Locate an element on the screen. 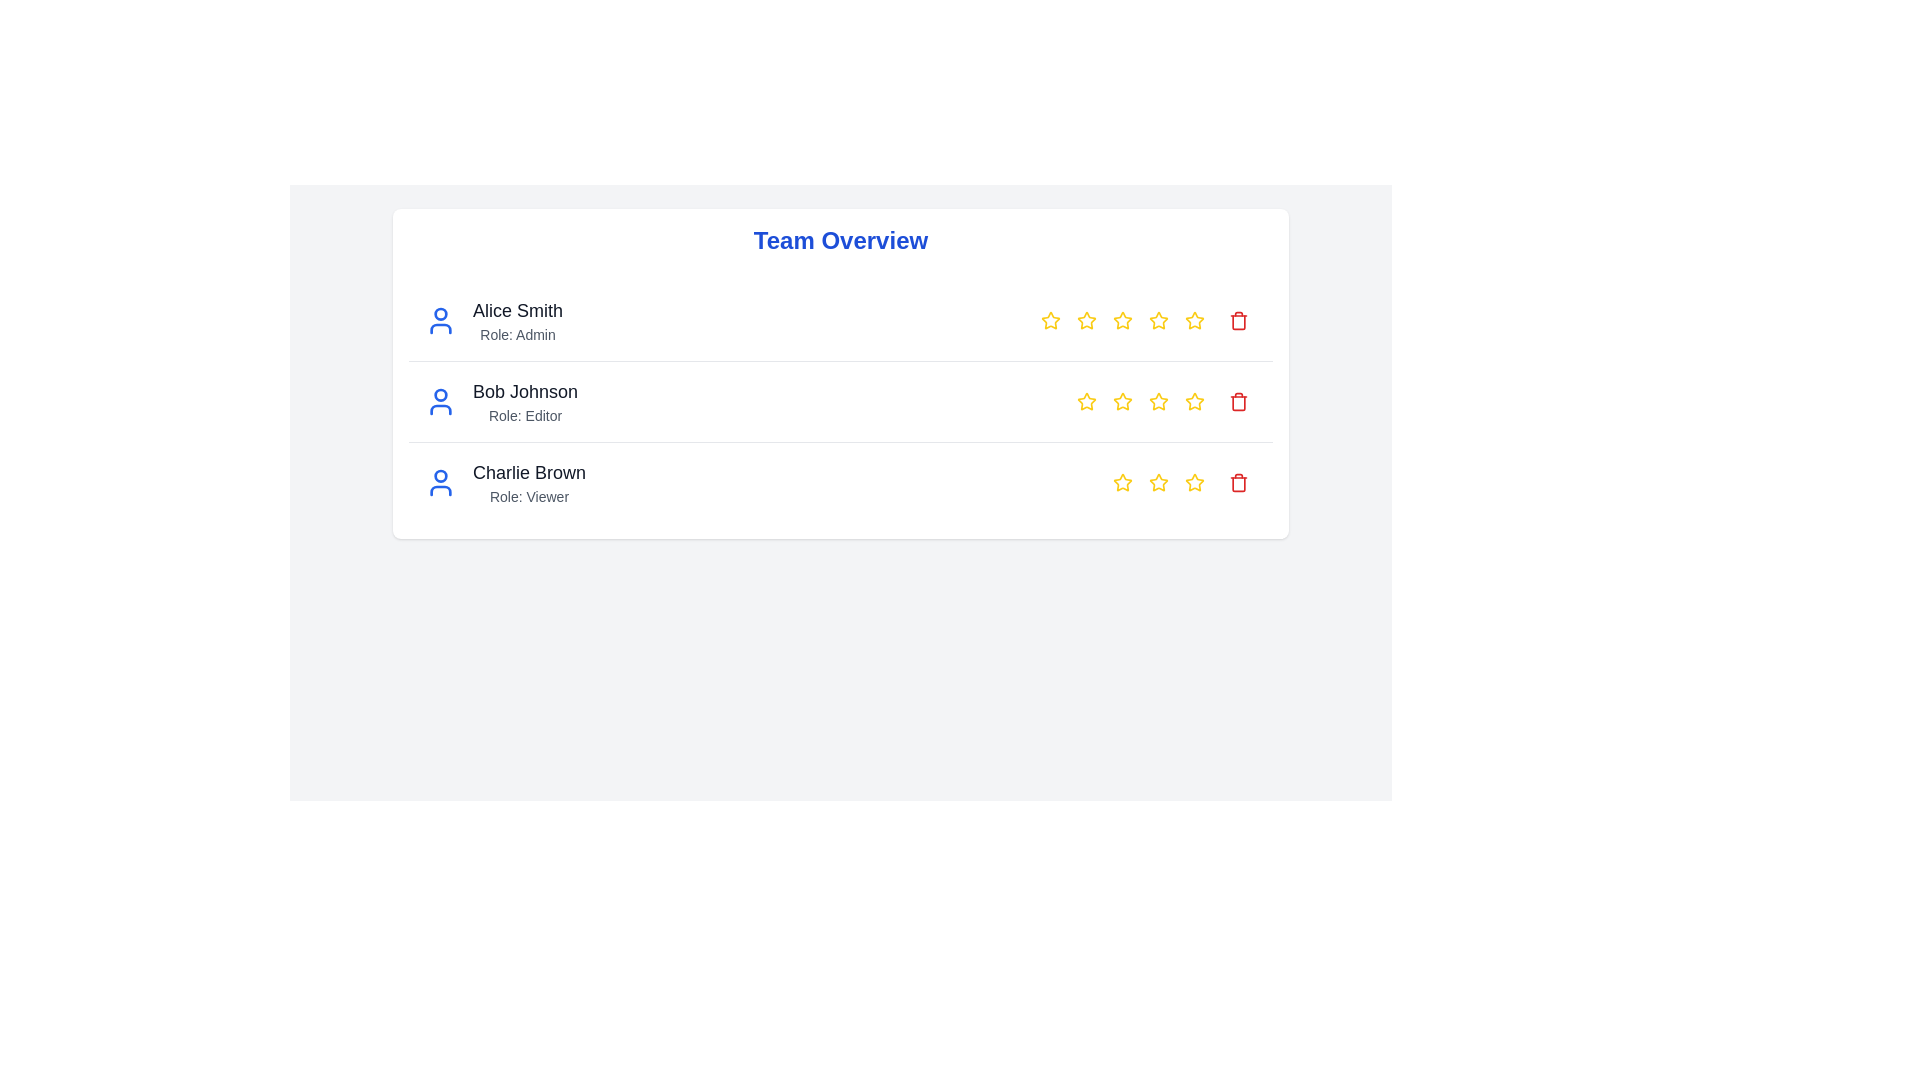  the SVG circle representing the user-avatar icon for 'Bob Johnson' located in the second row of the list is located at coordinates (440, 394).